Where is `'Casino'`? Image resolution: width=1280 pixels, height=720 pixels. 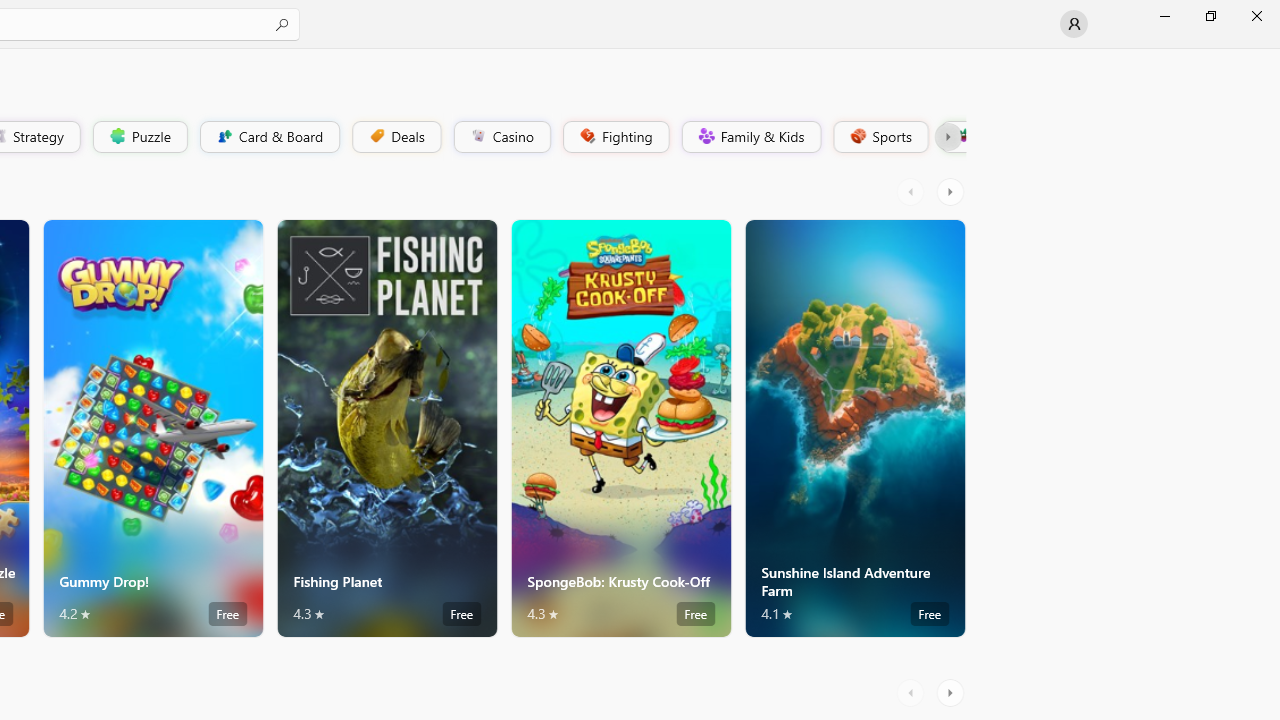 'Casino' is located at coordinates (501, 135).